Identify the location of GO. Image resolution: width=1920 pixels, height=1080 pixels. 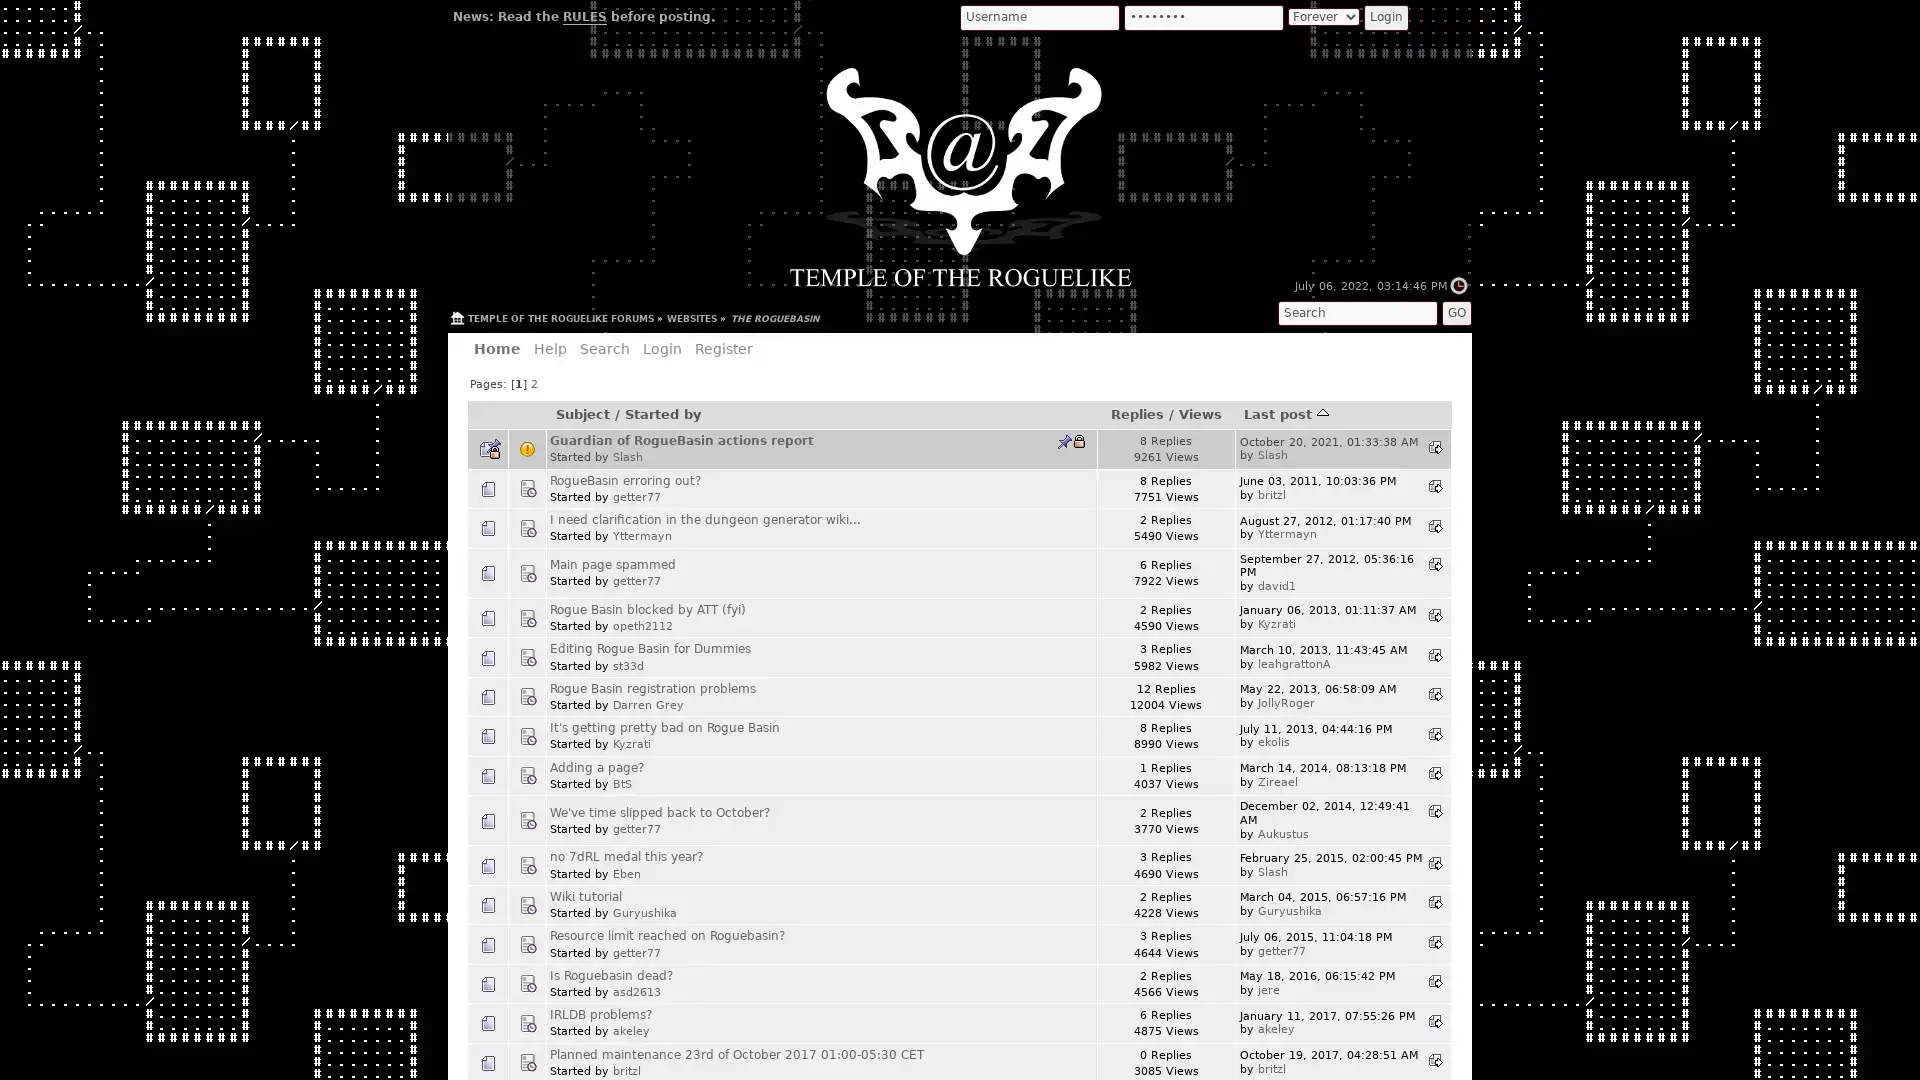
(1457, 312).